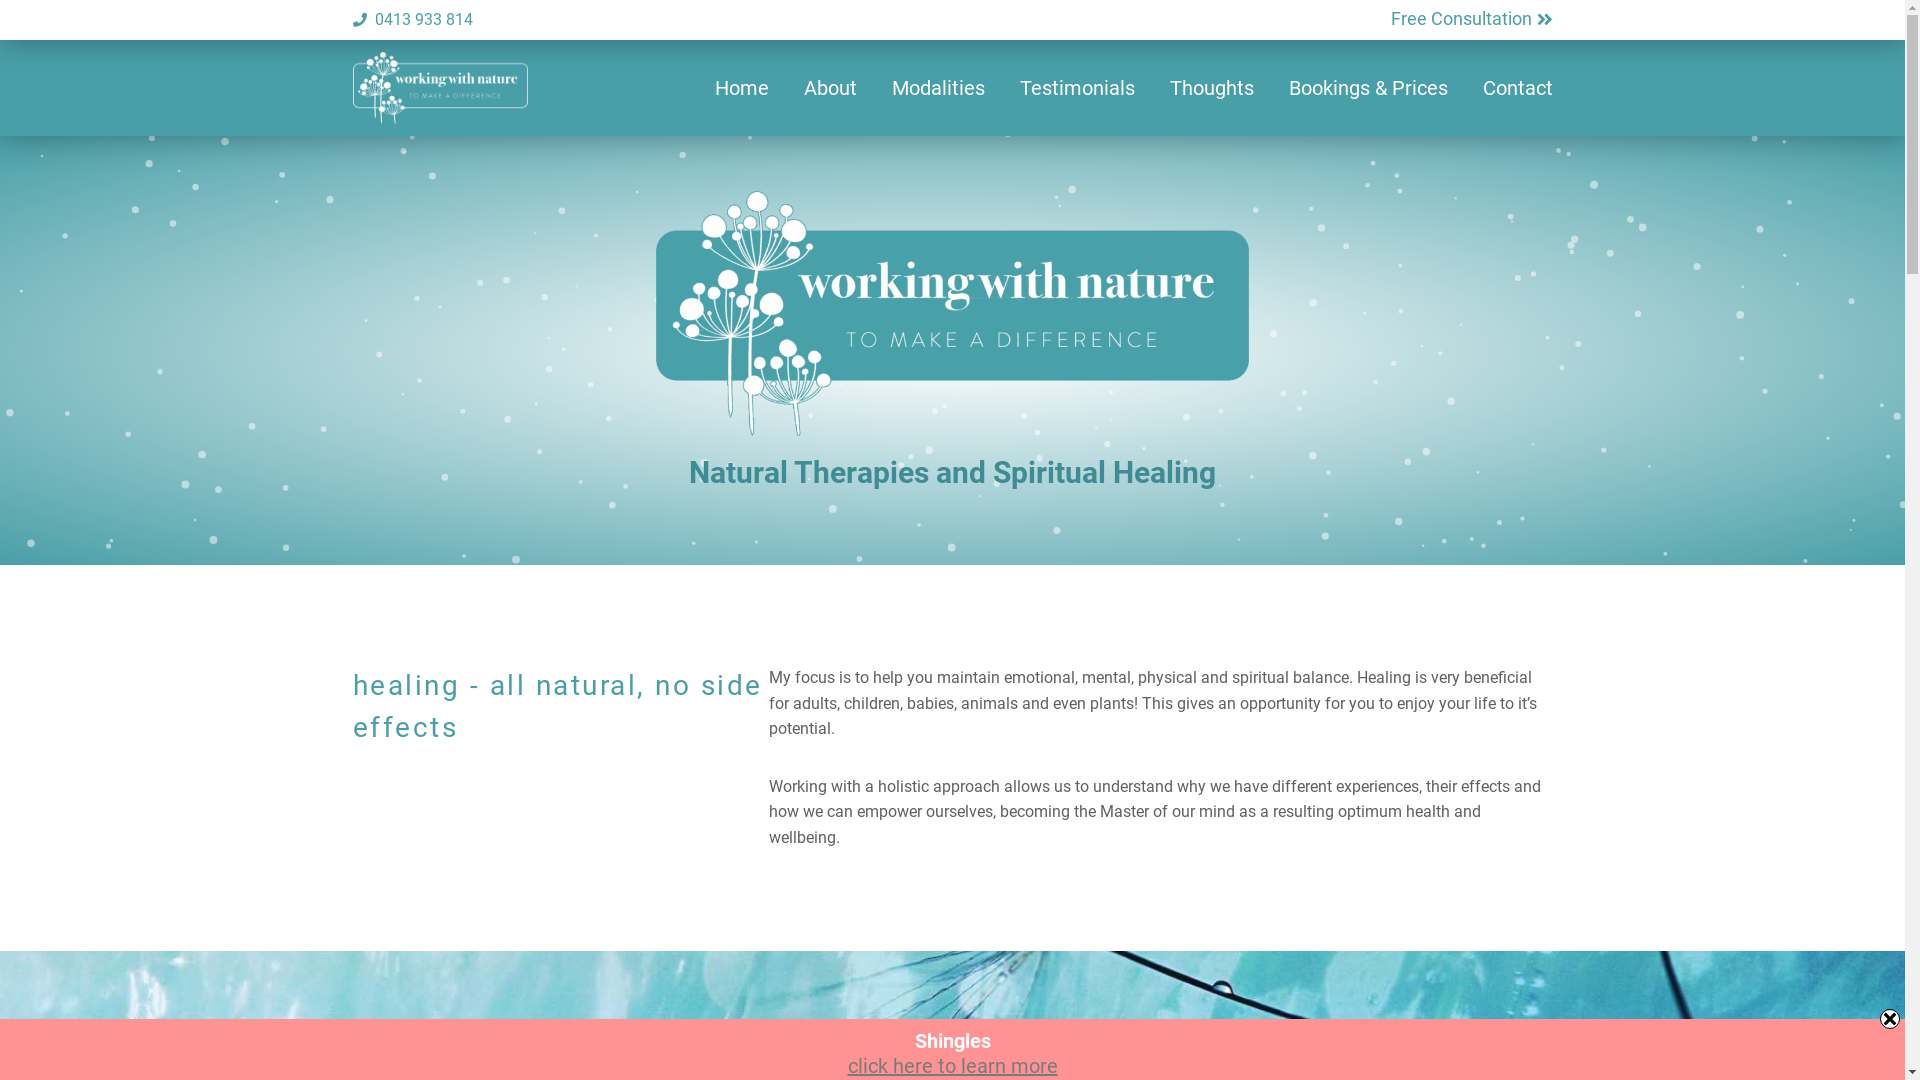 Image resolution: width=1920 pixels, height=1080 pixels. What do you see at coordinates (714, 87) in the screenshot?
I see `'Home'` at bounding box center [714, 87].